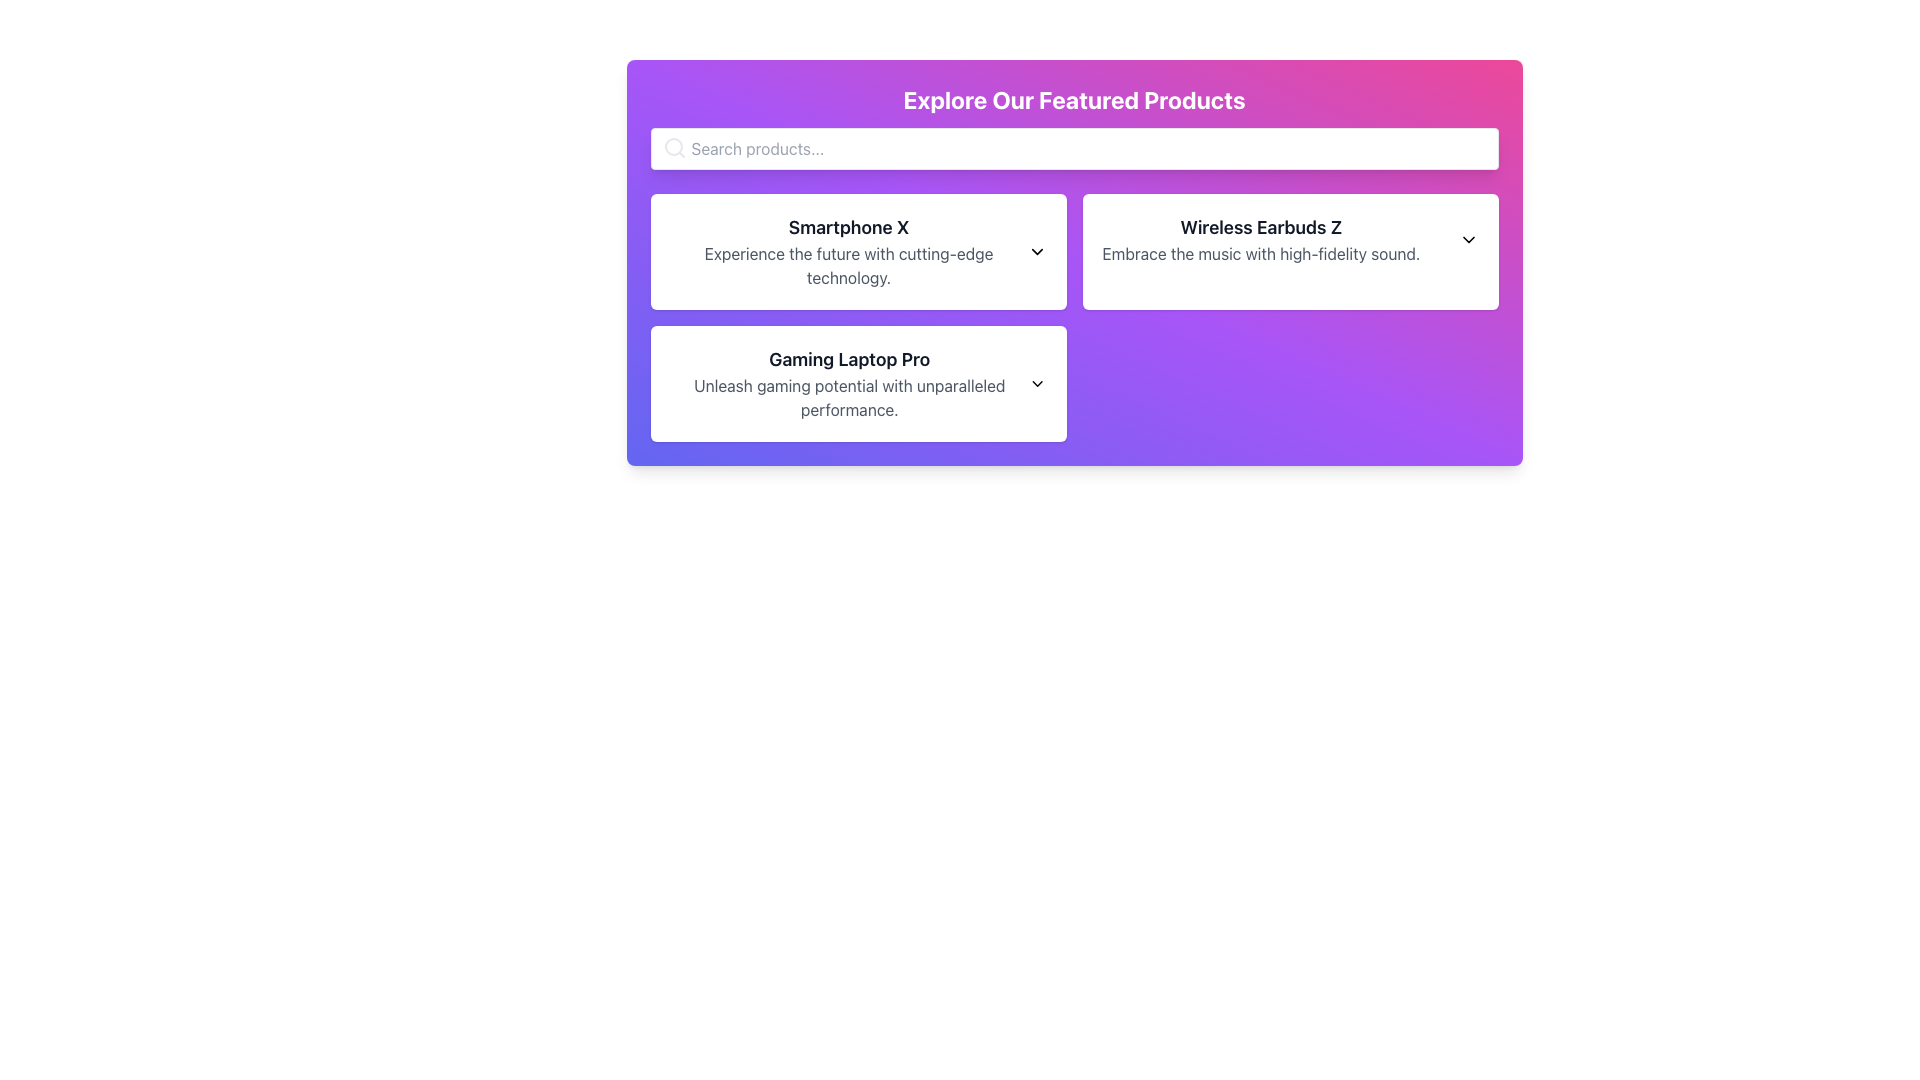  Describe the element at coordinates (858, 250) in the screenshot. I see `the item description for 'Smartphone X' located in the left column of the product selection interface under 'Explore Our Featured Products'` at that location.